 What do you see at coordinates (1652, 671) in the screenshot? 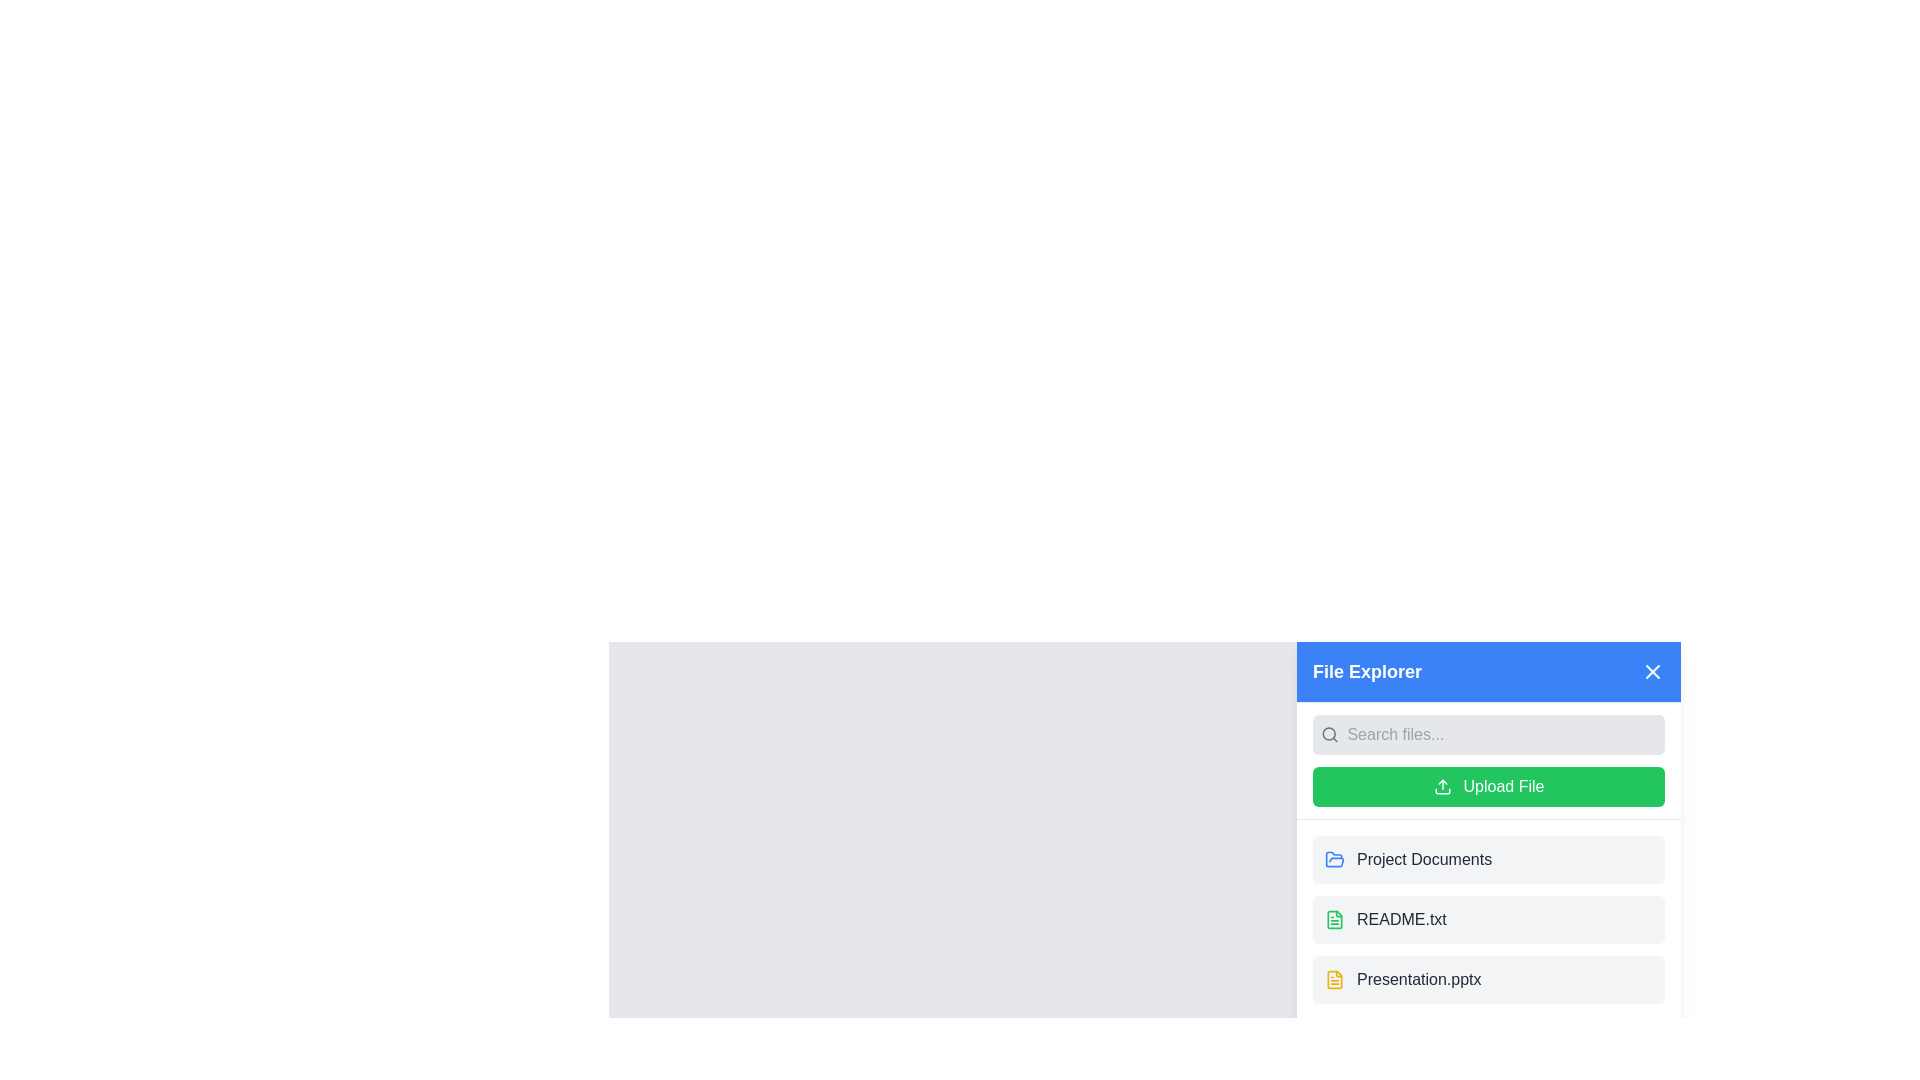
I see `the close or cancel button icon located in the upper-right corner of the 'File Explorer' panel to dismiss or close it` at bounding box center [1652, 671].